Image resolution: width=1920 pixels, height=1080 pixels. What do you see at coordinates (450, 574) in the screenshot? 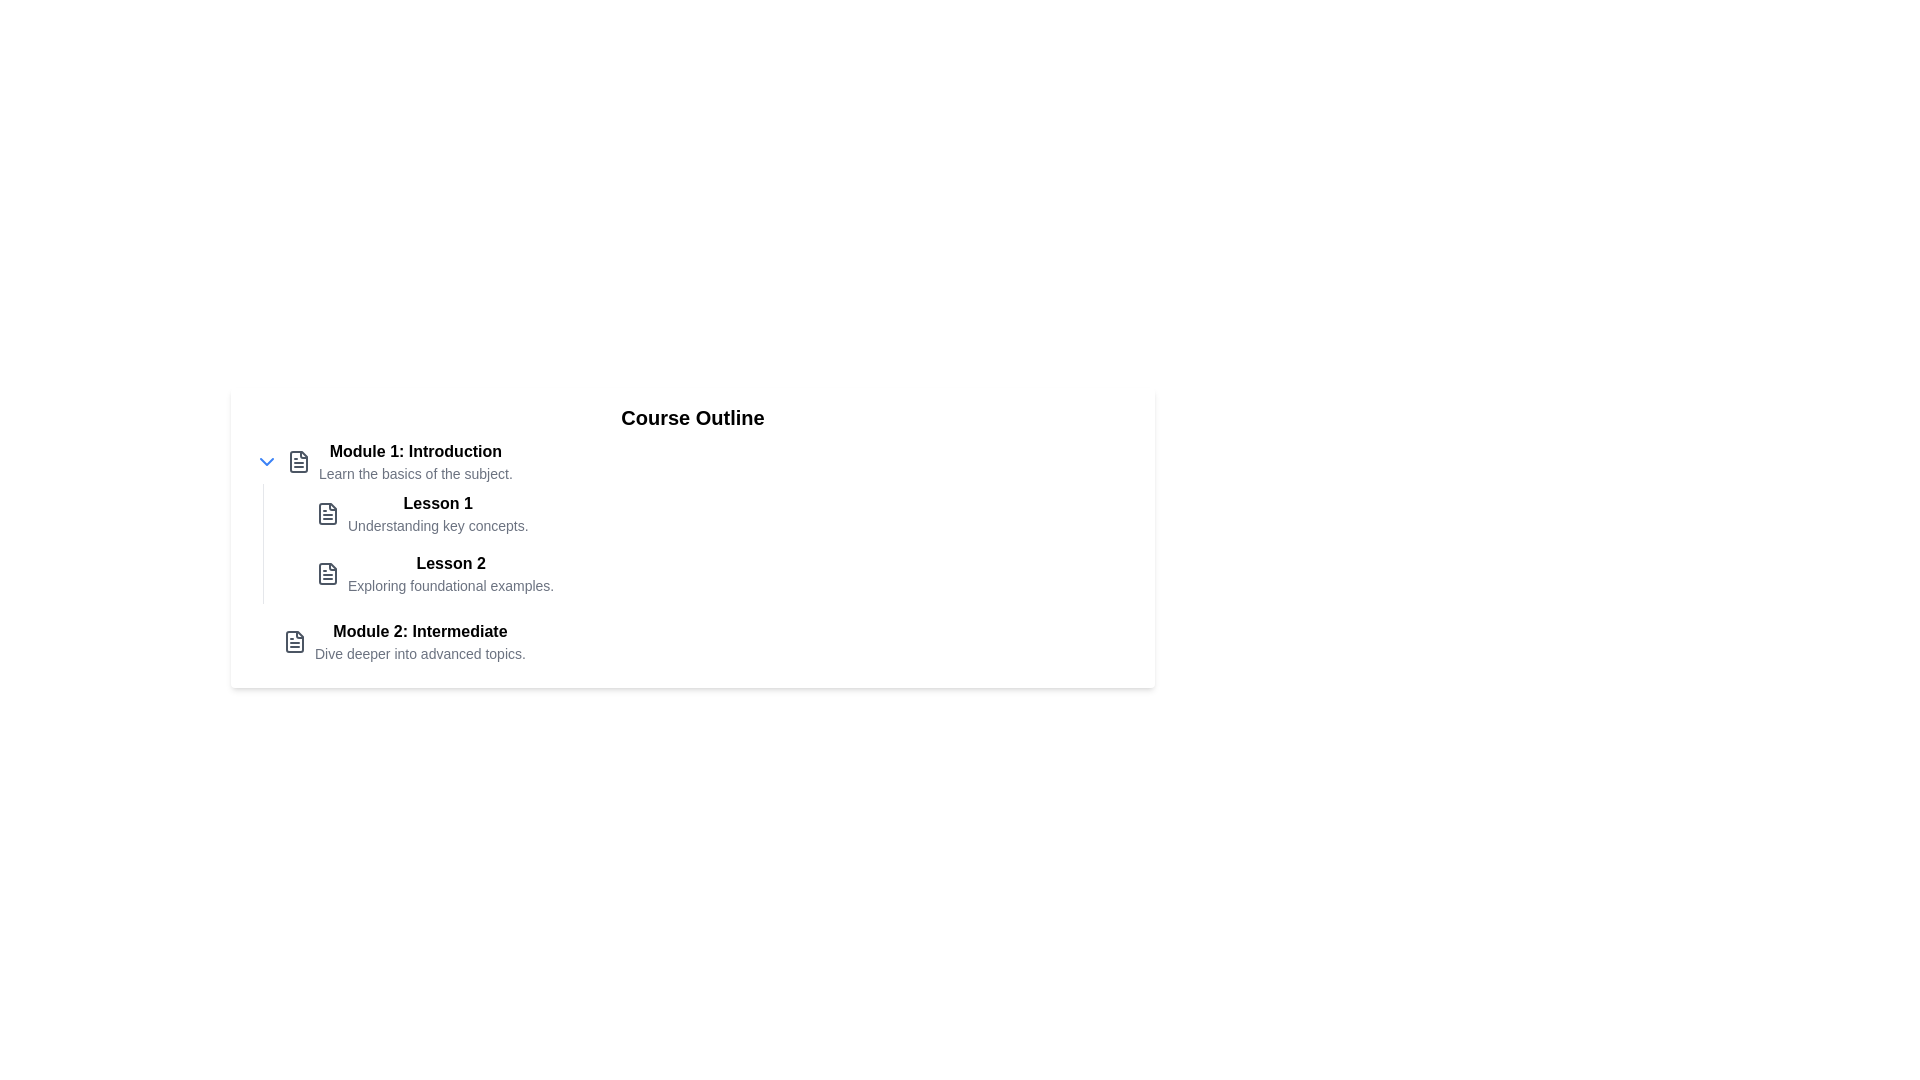
I see `the 'Lesson 2' text display, which is bold and located under 'Lesson 1' in the course outline` at bounding box center [450, 574].